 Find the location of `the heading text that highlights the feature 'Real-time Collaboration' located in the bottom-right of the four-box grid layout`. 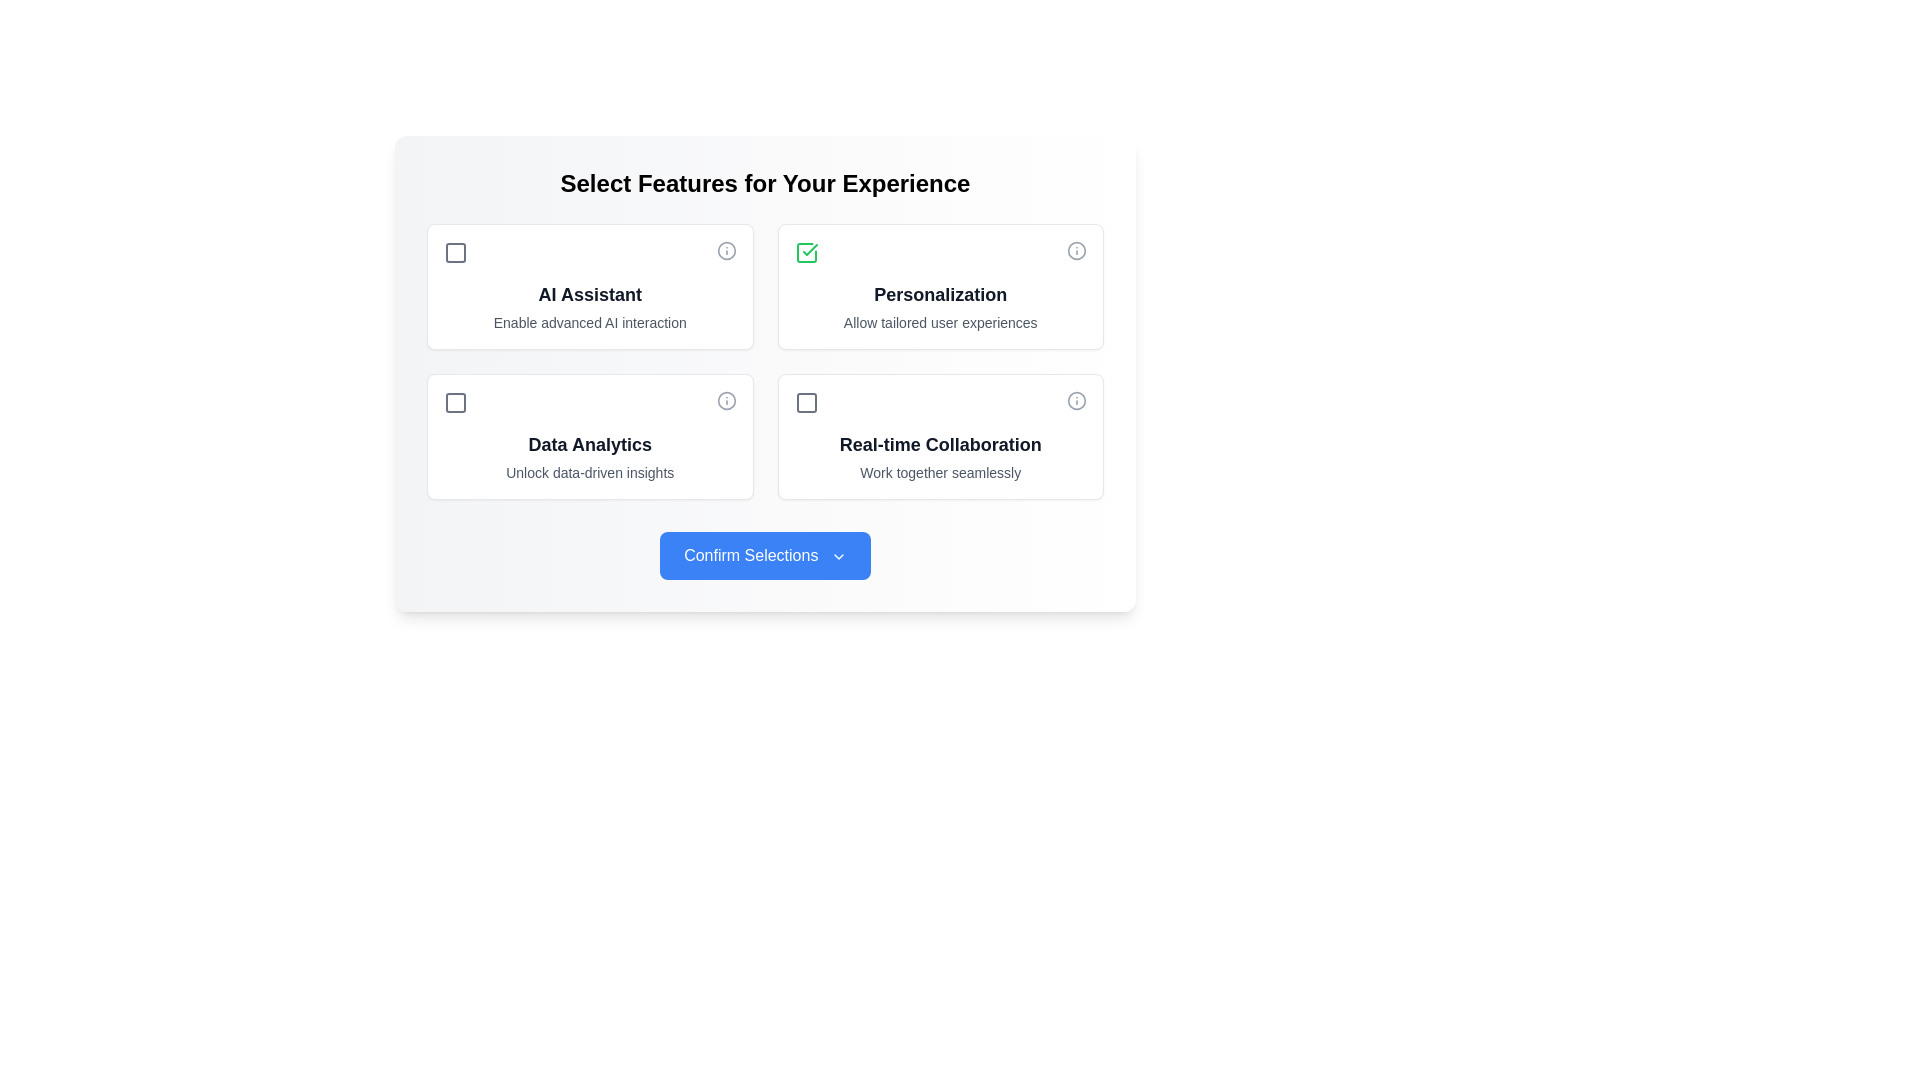

the heading text that highlights the feature 'Real-time Collaboration' located in the bottom-right of the four-box grid layout is located at coordinates (939, 443).